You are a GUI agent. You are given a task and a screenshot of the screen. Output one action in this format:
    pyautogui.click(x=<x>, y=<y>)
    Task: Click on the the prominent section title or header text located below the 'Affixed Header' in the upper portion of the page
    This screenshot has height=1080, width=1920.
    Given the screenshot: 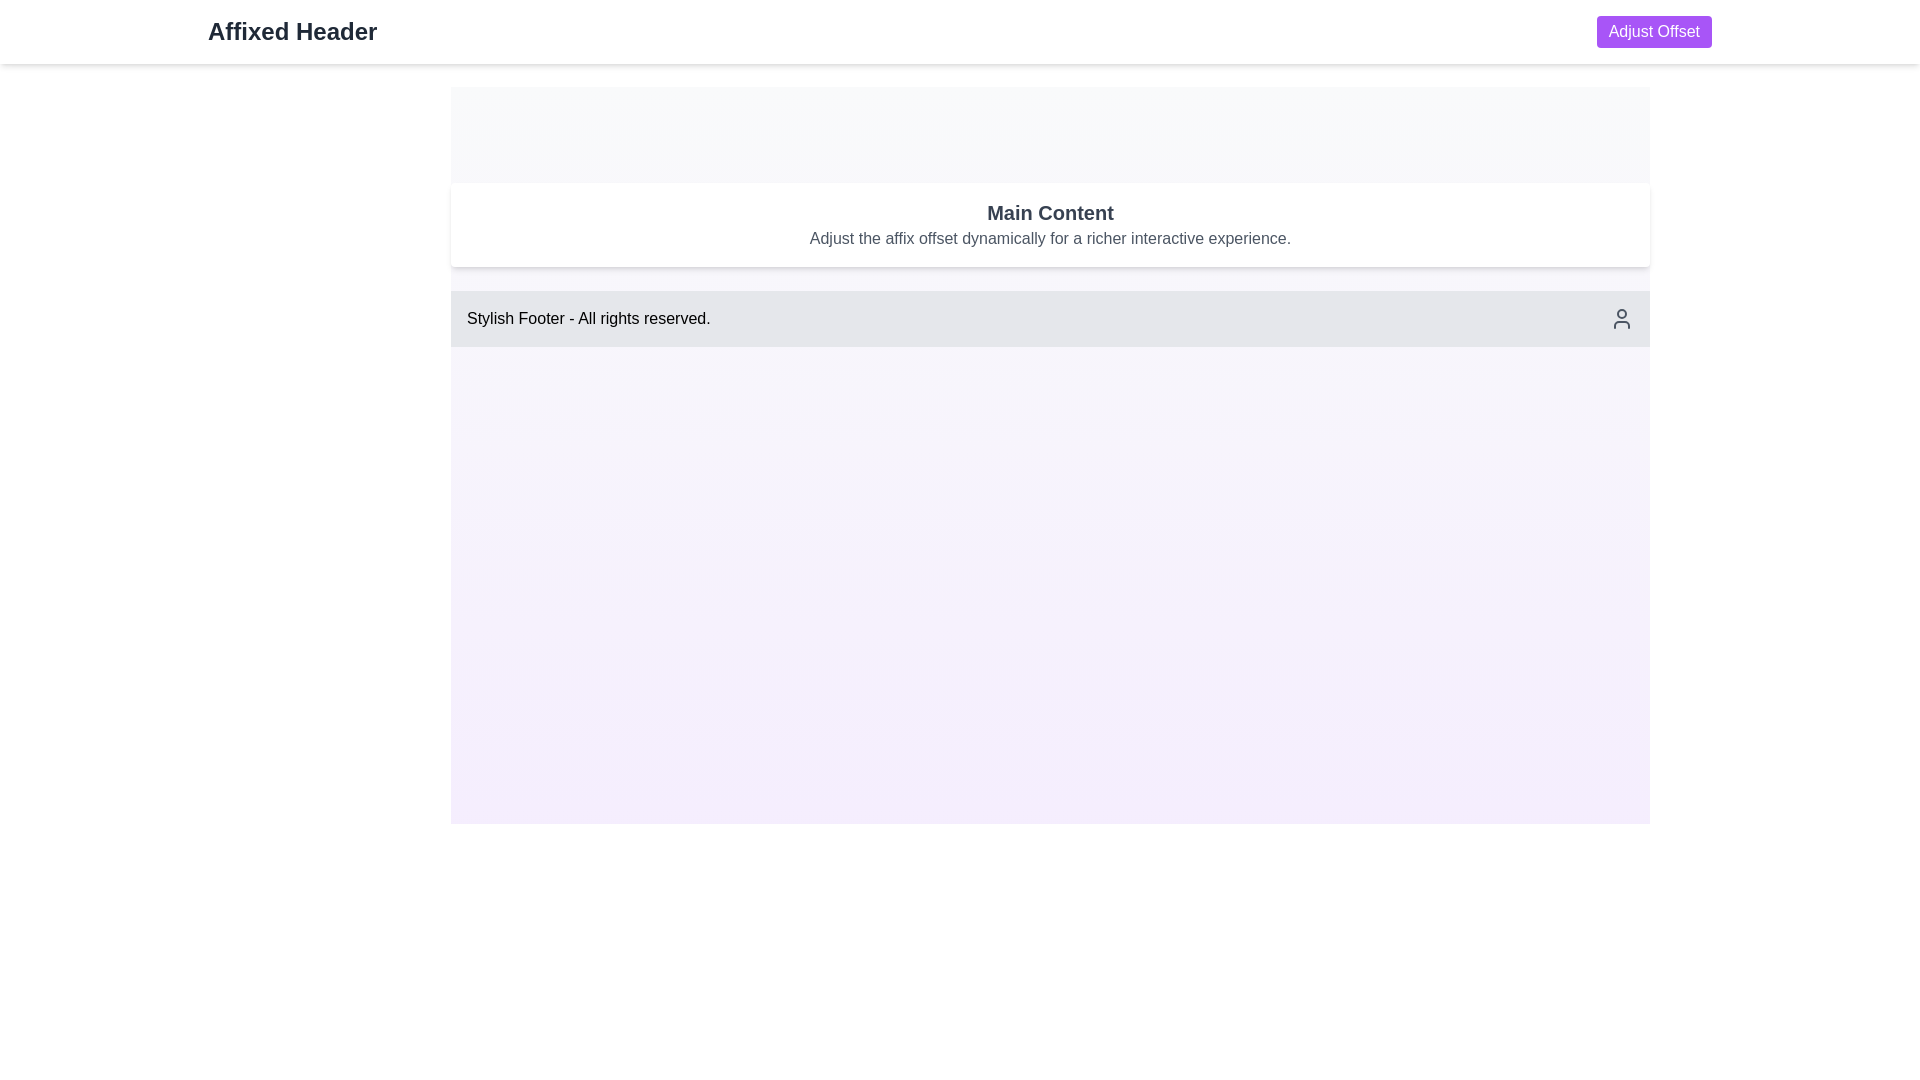 What is the action you would take?
    pyautogui.click(x=1049, y=212)
    